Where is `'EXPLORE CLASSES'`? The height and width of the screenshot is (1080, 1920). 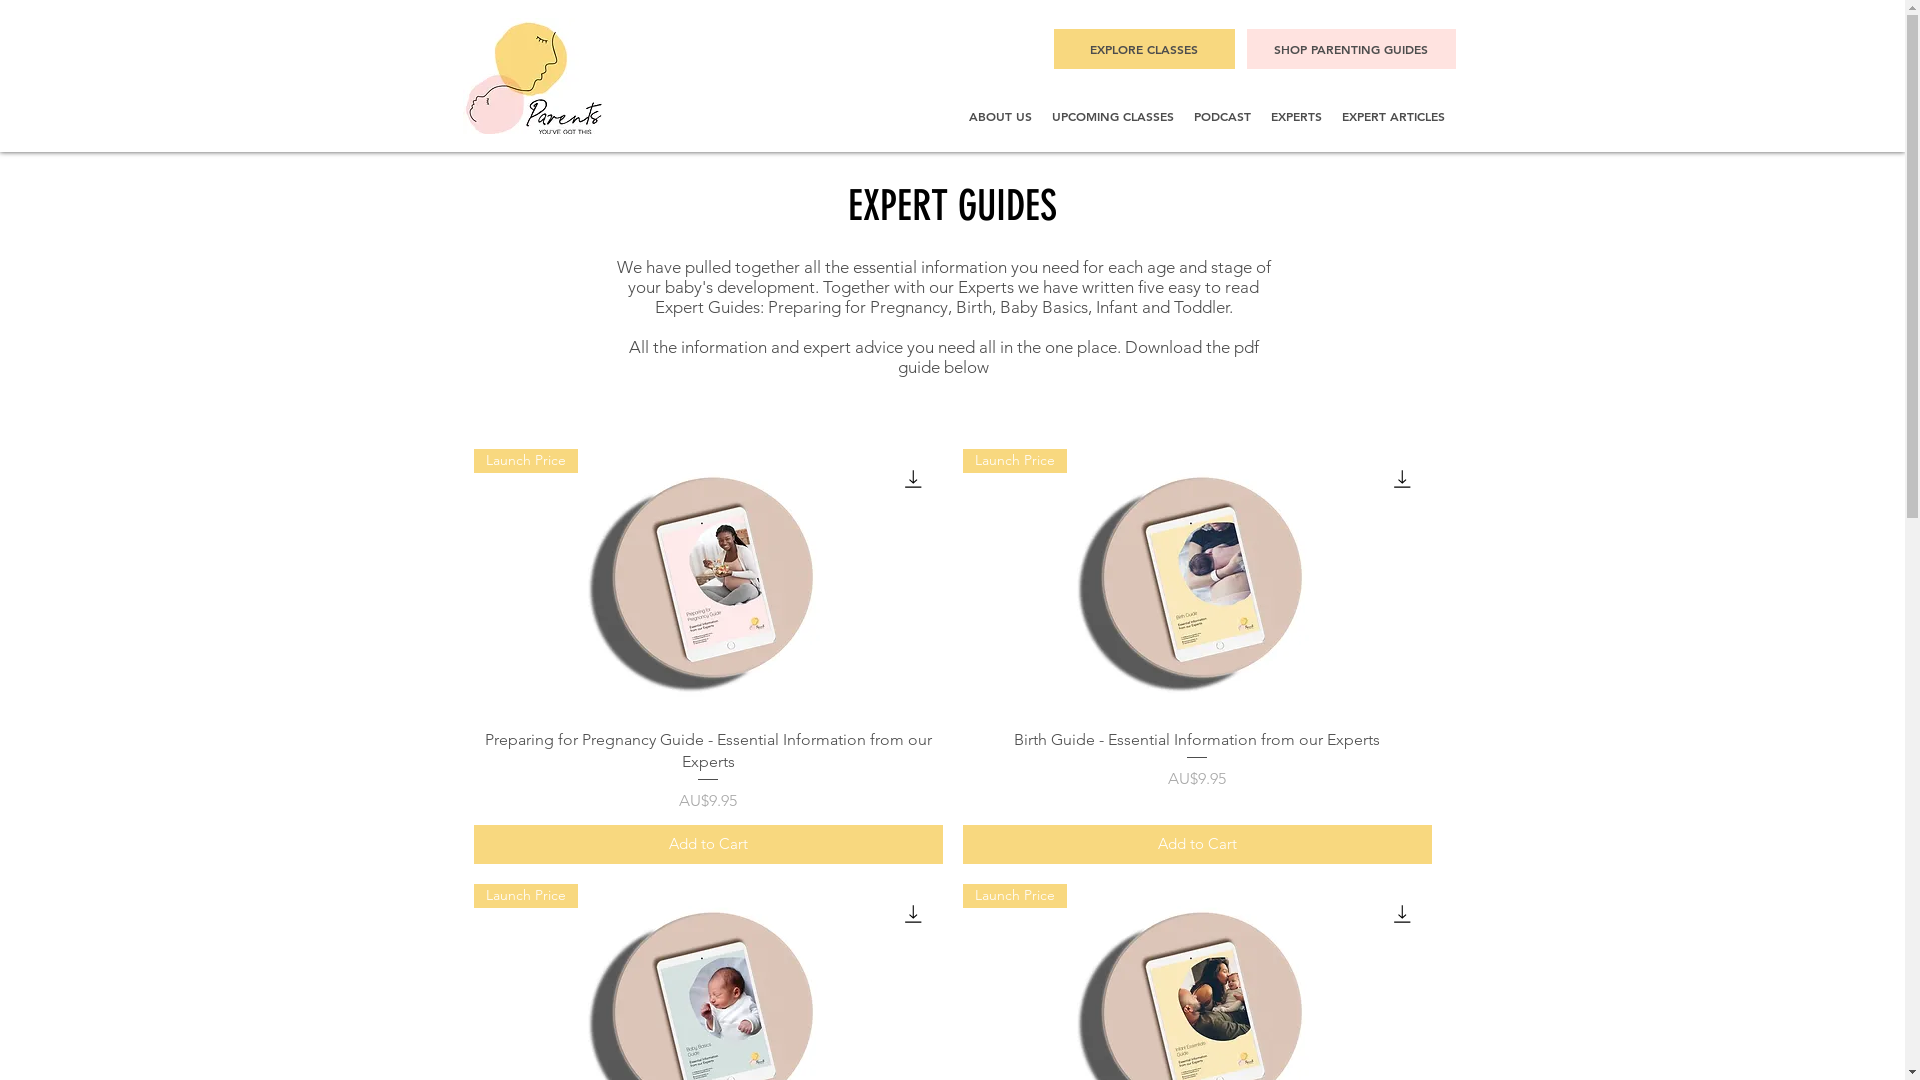 'EXPLORE CLASSES' is located at coordinates (1053, 48).